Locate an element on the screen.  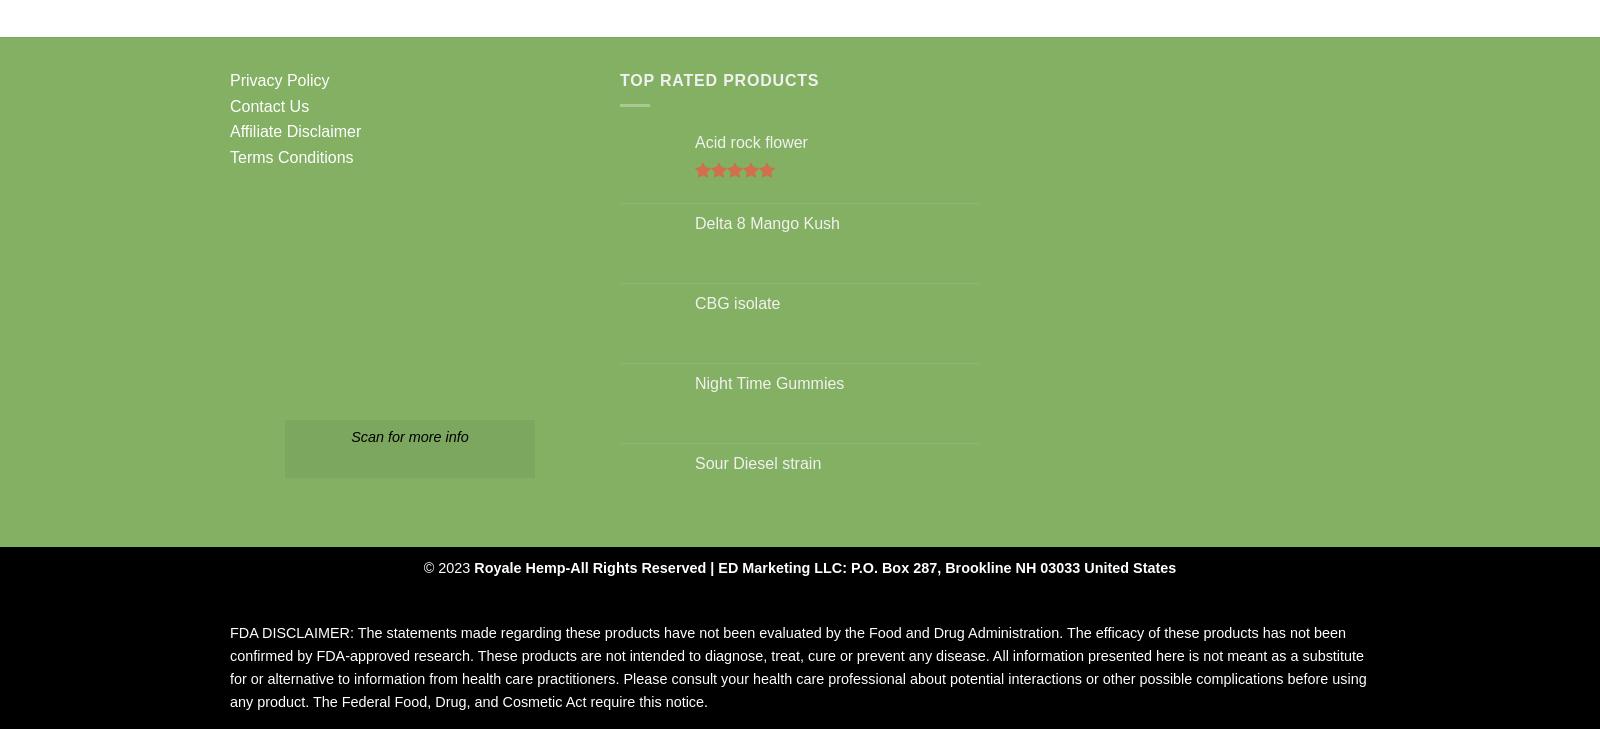
'Royale Hemp-All Rights Reserved | ED Marketing LLC: P.O. Box 287, Brookline NH 03033 United States' is located at coordinates (473, 567).